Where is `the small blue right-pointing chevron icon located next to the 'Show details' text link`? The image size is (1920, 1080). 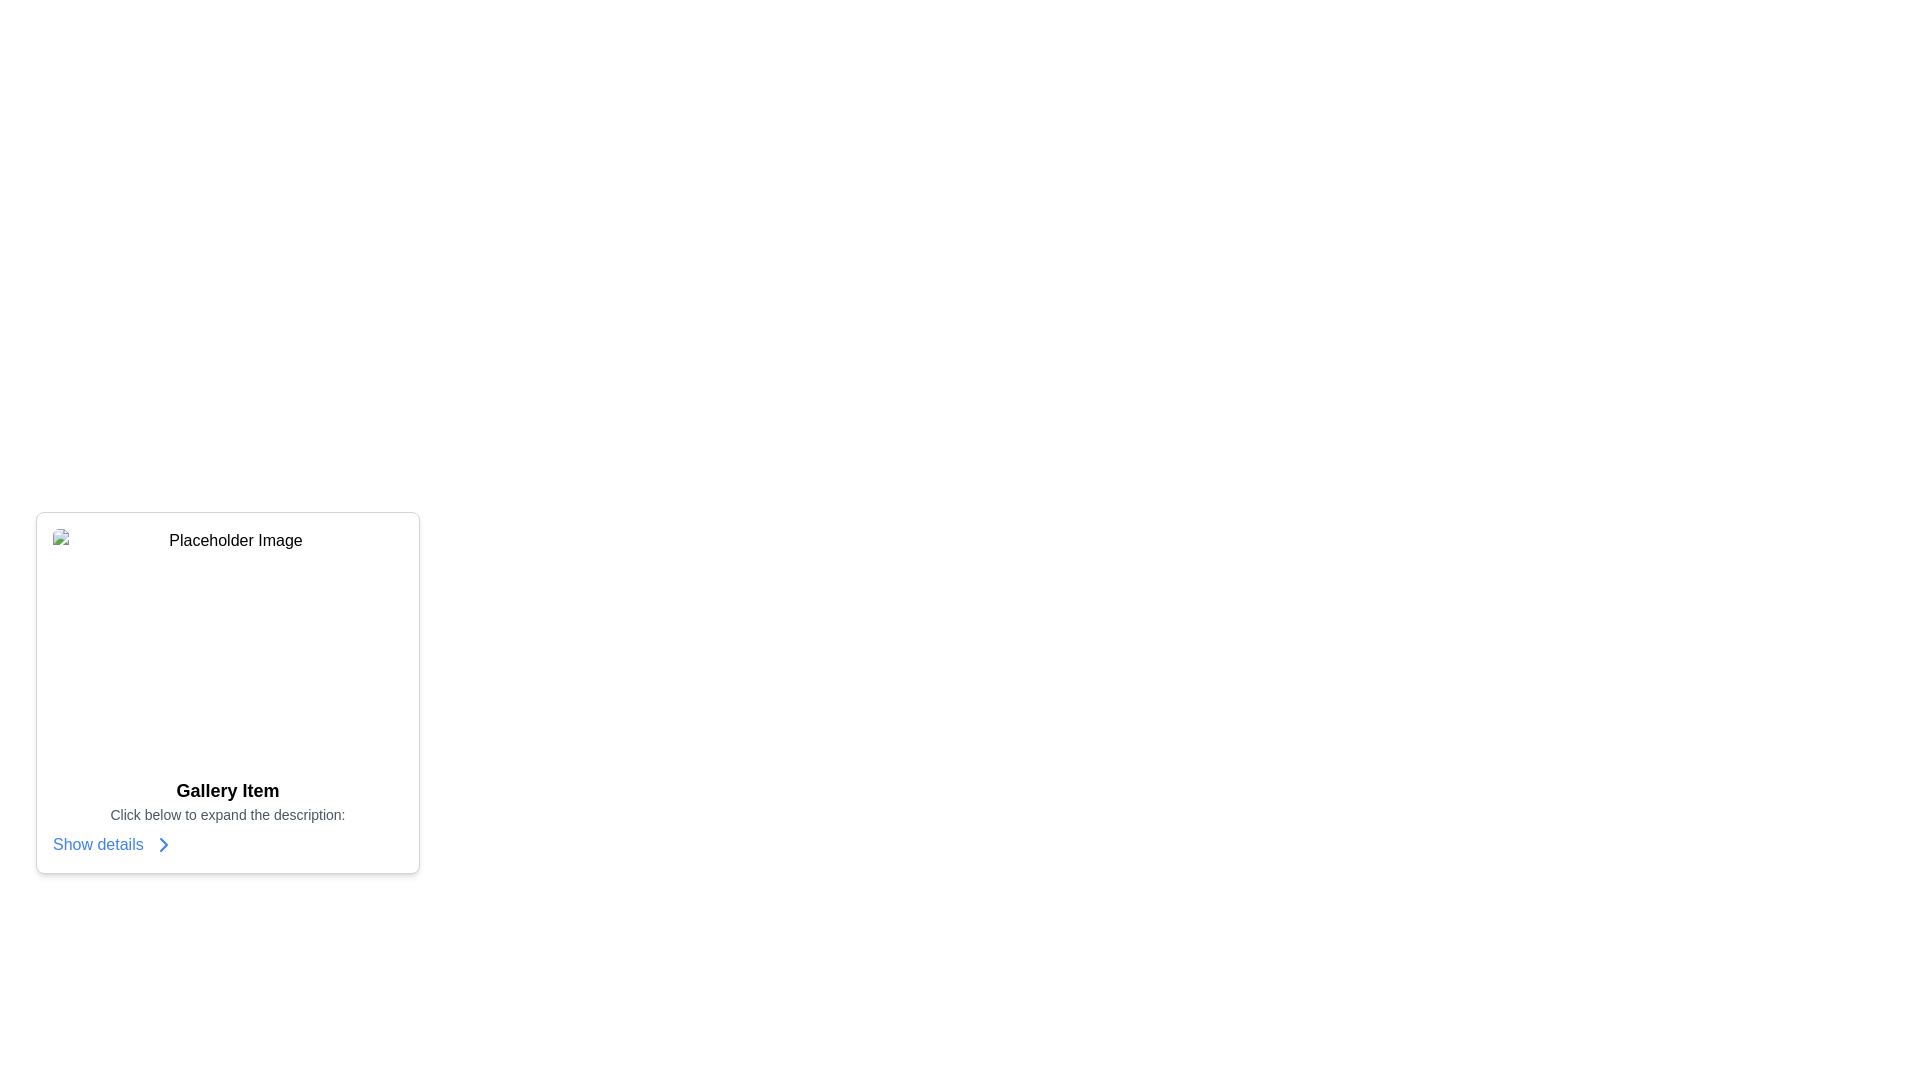
the small blue right-pointing chevron icon located next to the 'Show details' text link is located at coordinates (163, 844).